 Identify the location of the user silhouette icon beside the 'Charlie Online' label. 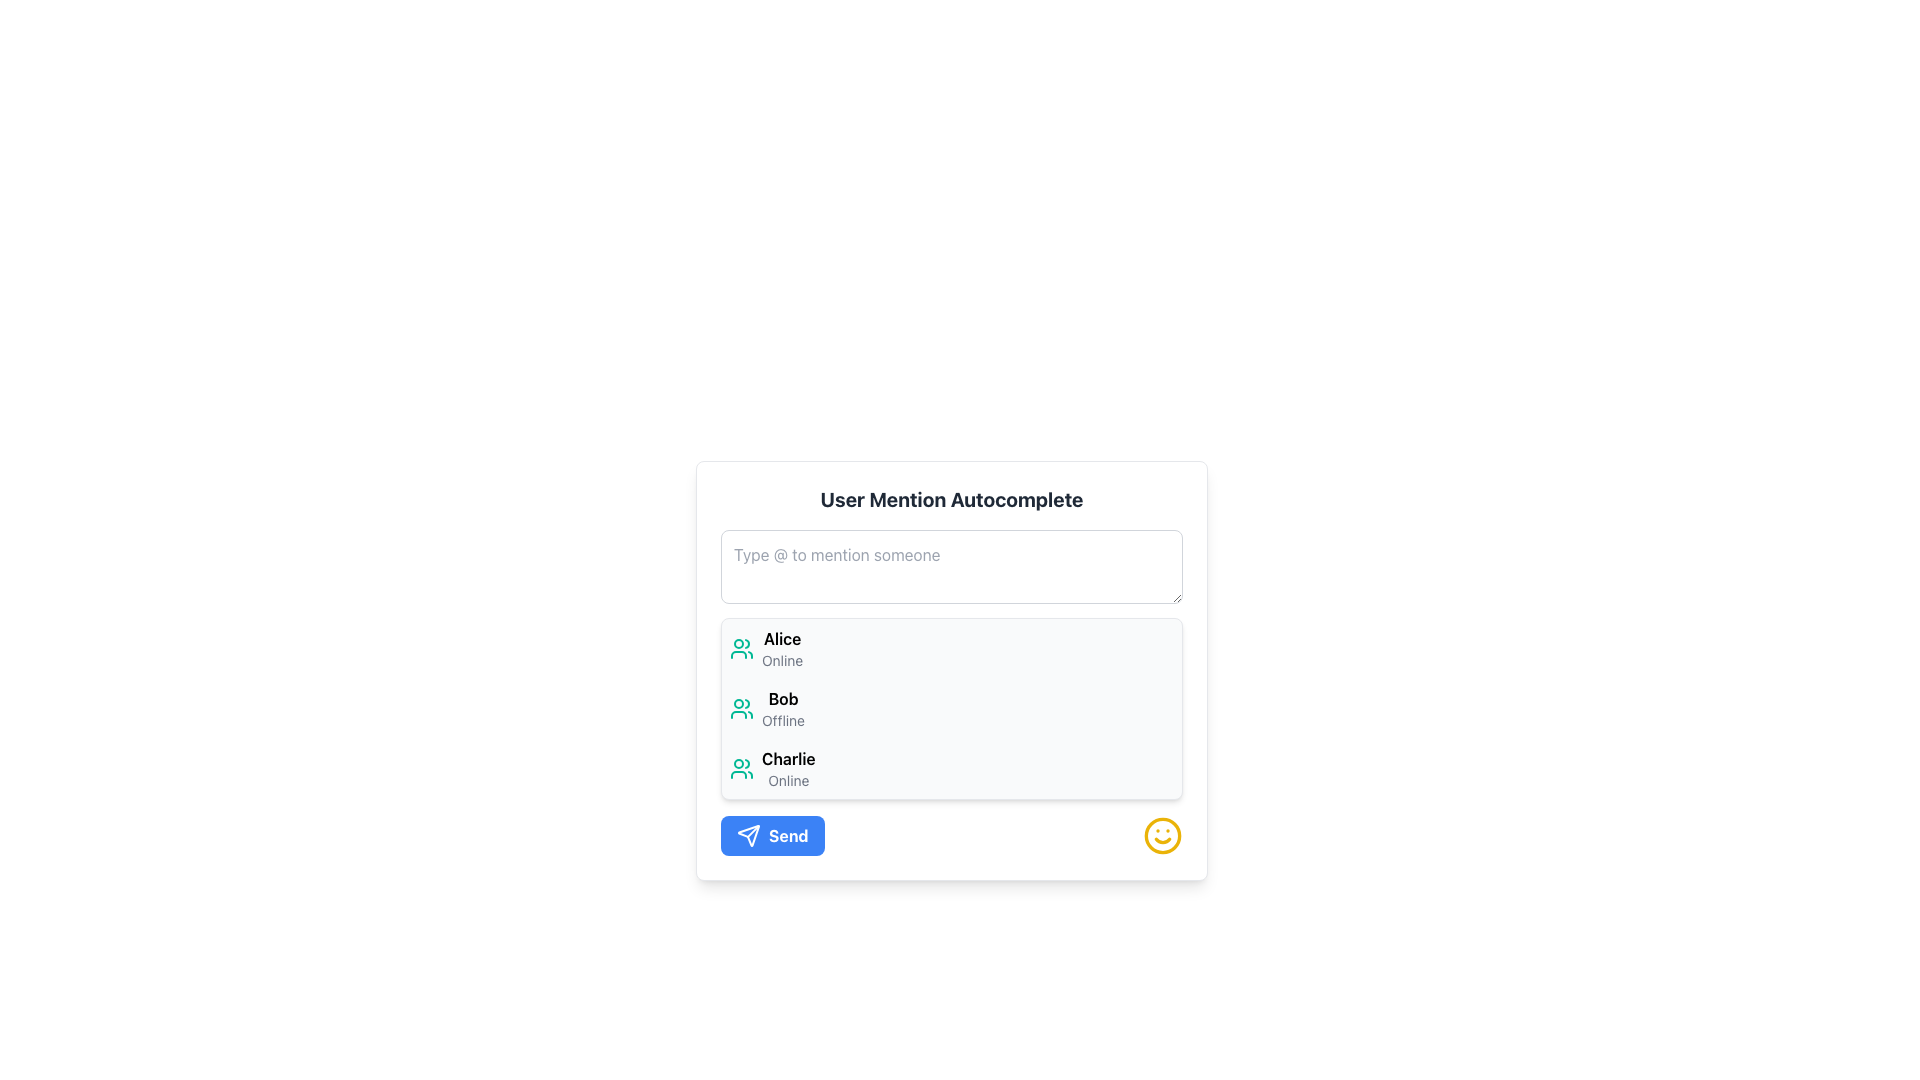
(741, 767).